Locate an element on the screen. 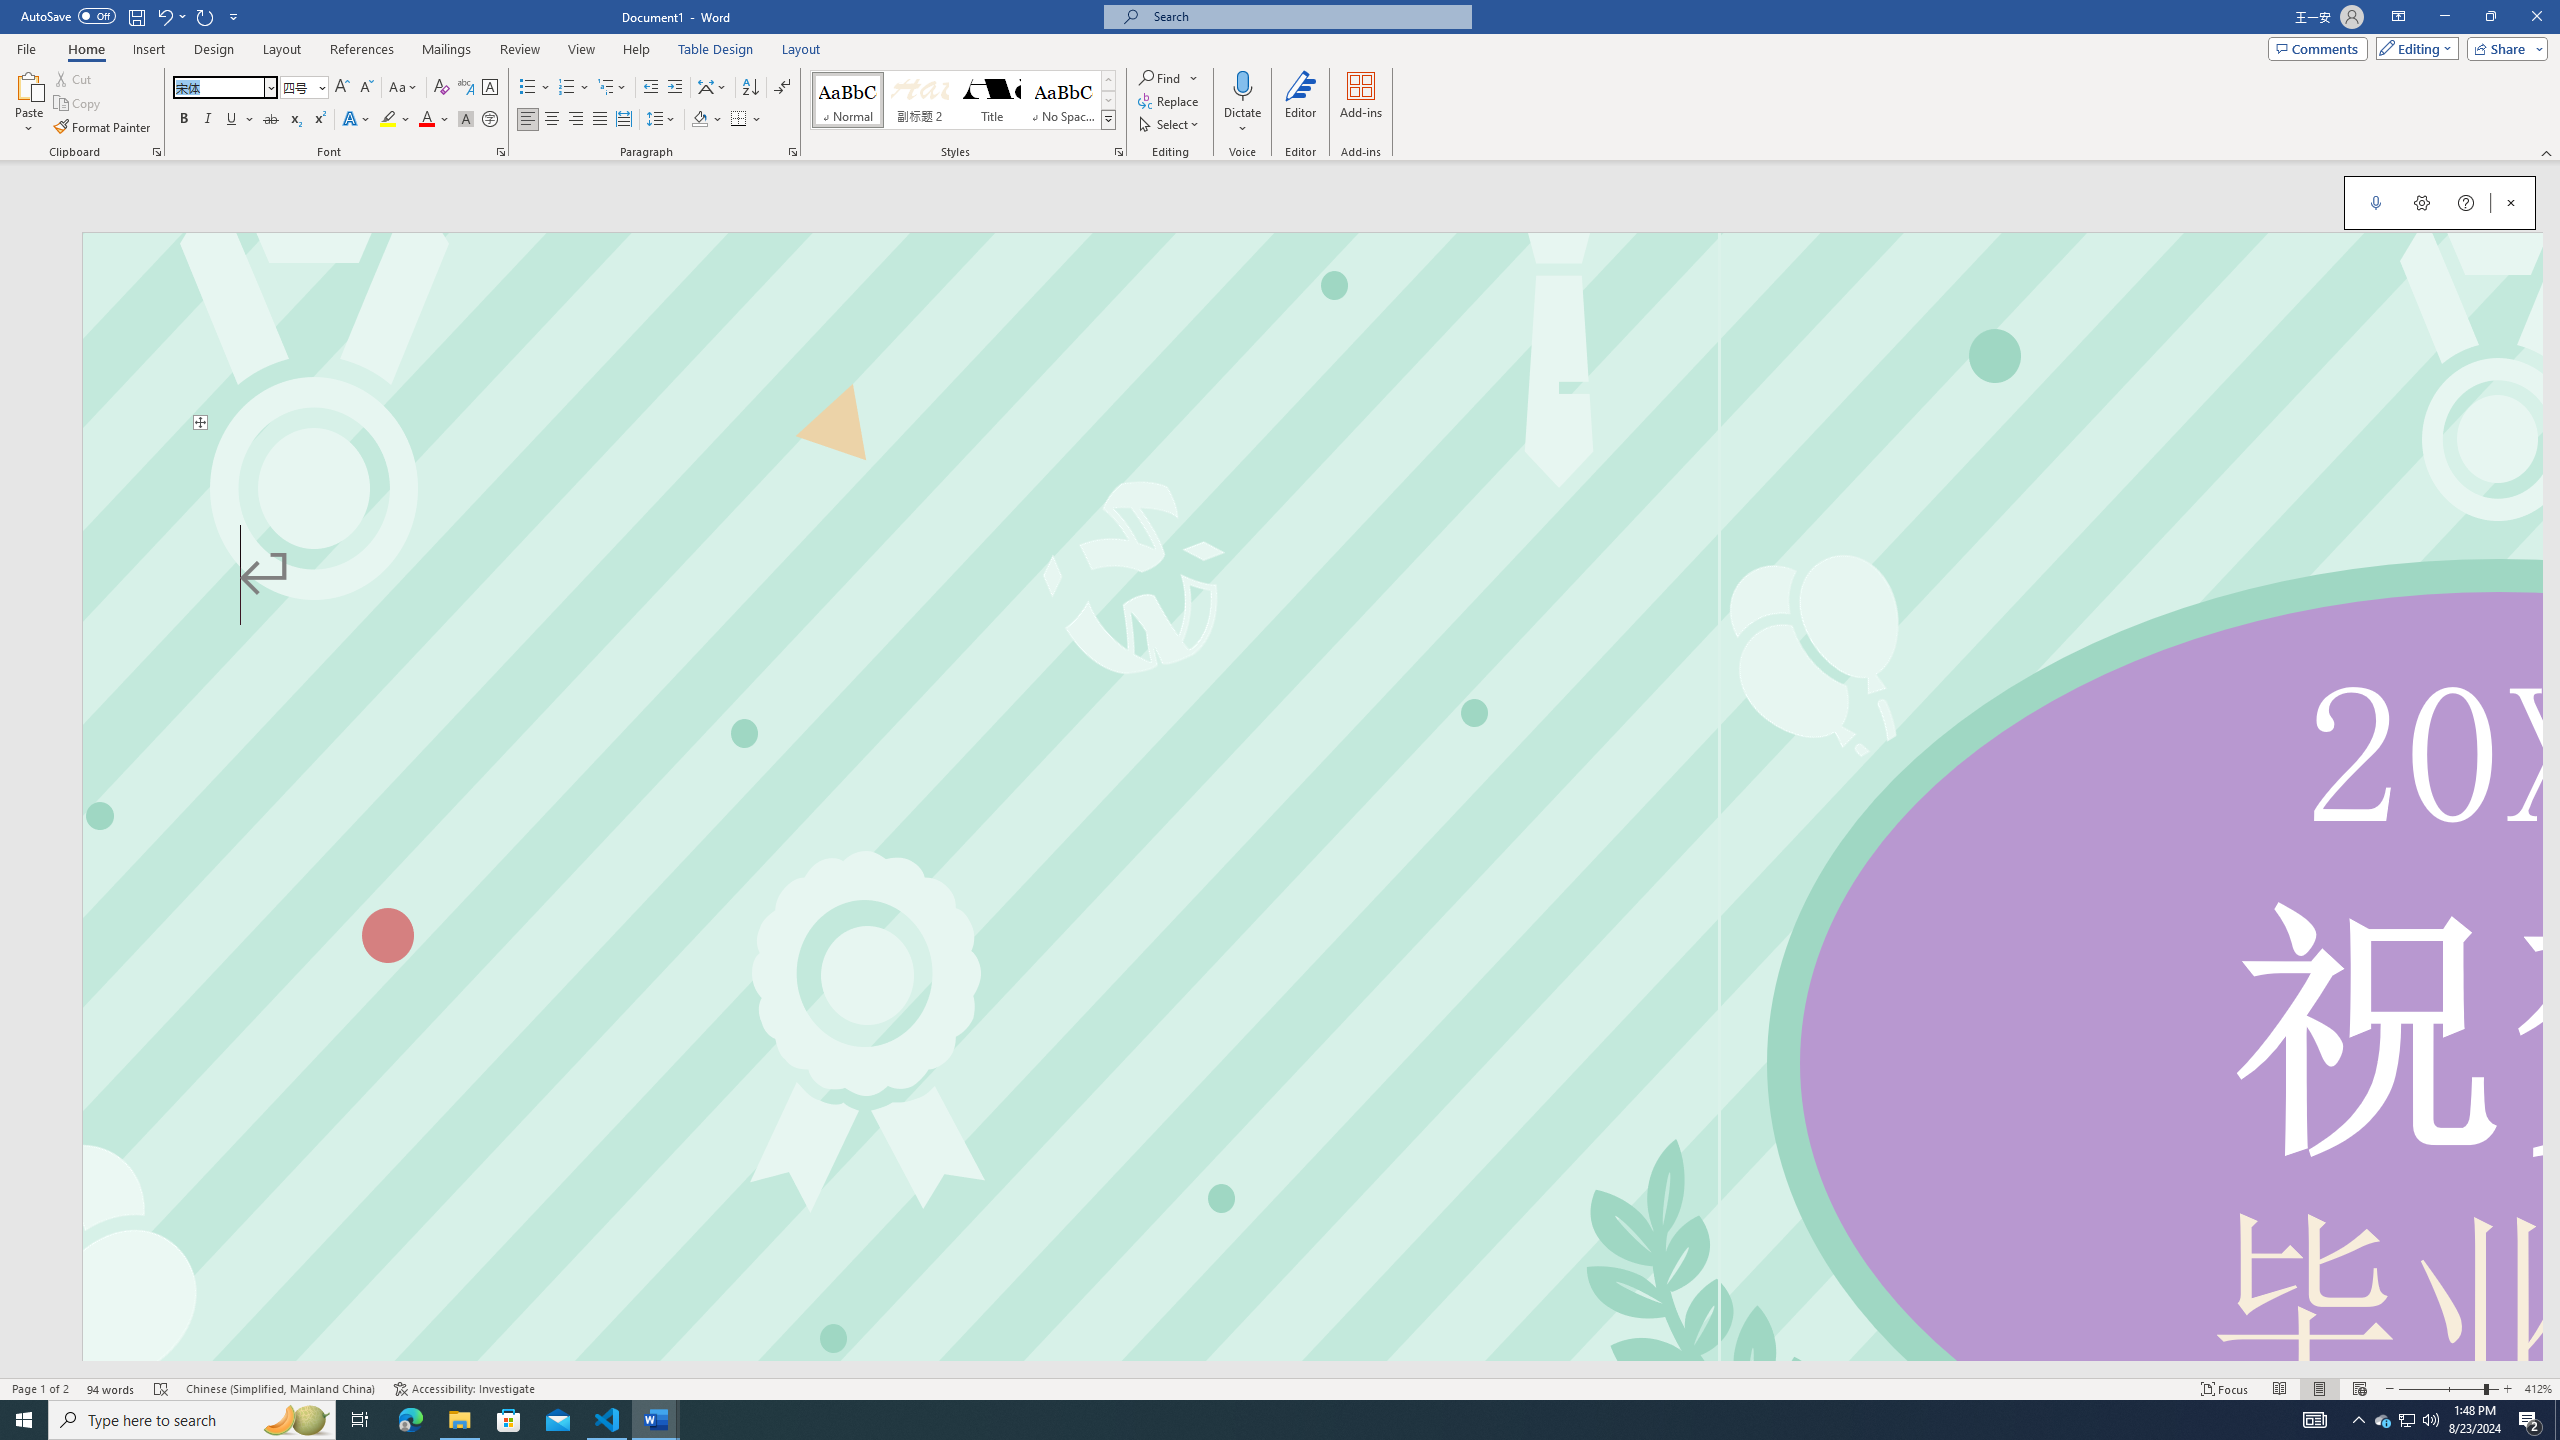 The height and width of the screenshot is (1440, 2560). 'Dictation Settings' is located at coordinates (2421, 202).